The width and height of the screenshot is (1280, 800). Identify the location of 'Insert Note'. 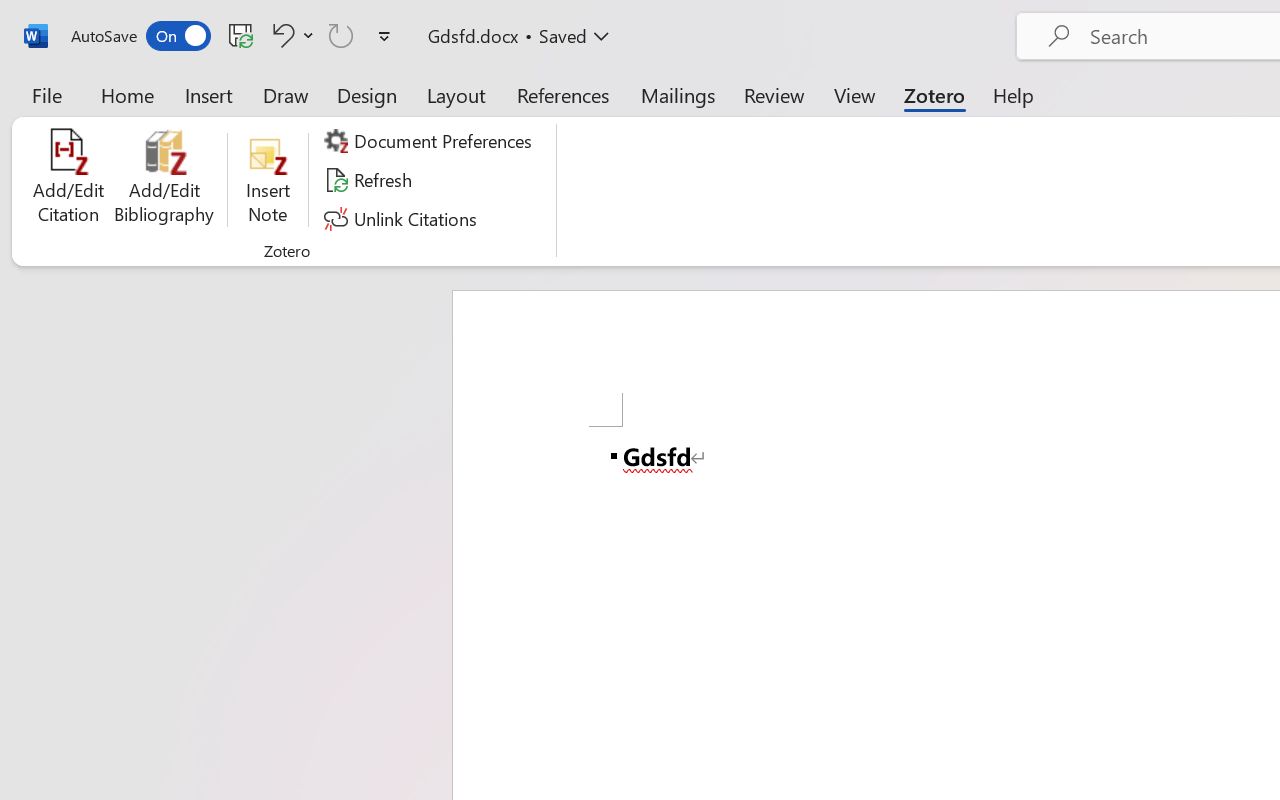
(267, 179).